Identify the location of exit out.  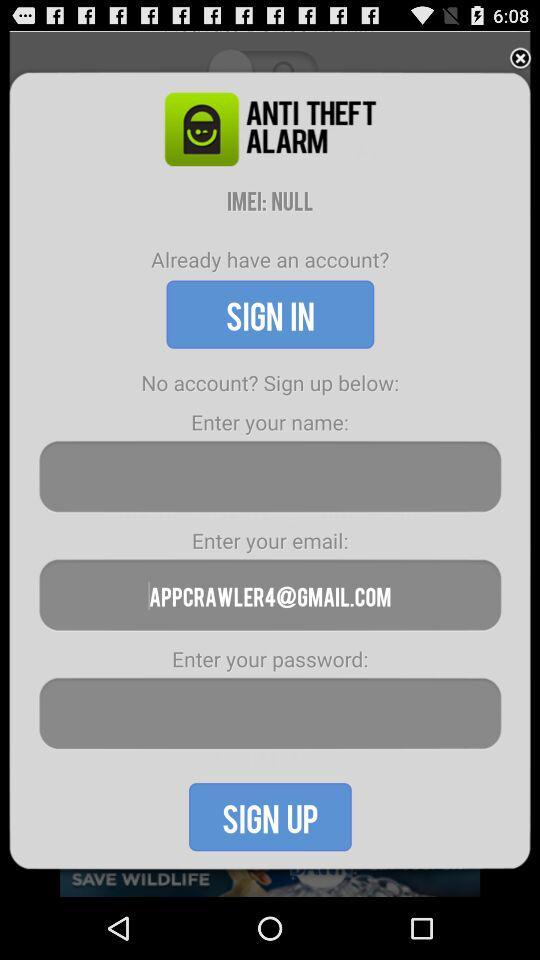
(520, 57).